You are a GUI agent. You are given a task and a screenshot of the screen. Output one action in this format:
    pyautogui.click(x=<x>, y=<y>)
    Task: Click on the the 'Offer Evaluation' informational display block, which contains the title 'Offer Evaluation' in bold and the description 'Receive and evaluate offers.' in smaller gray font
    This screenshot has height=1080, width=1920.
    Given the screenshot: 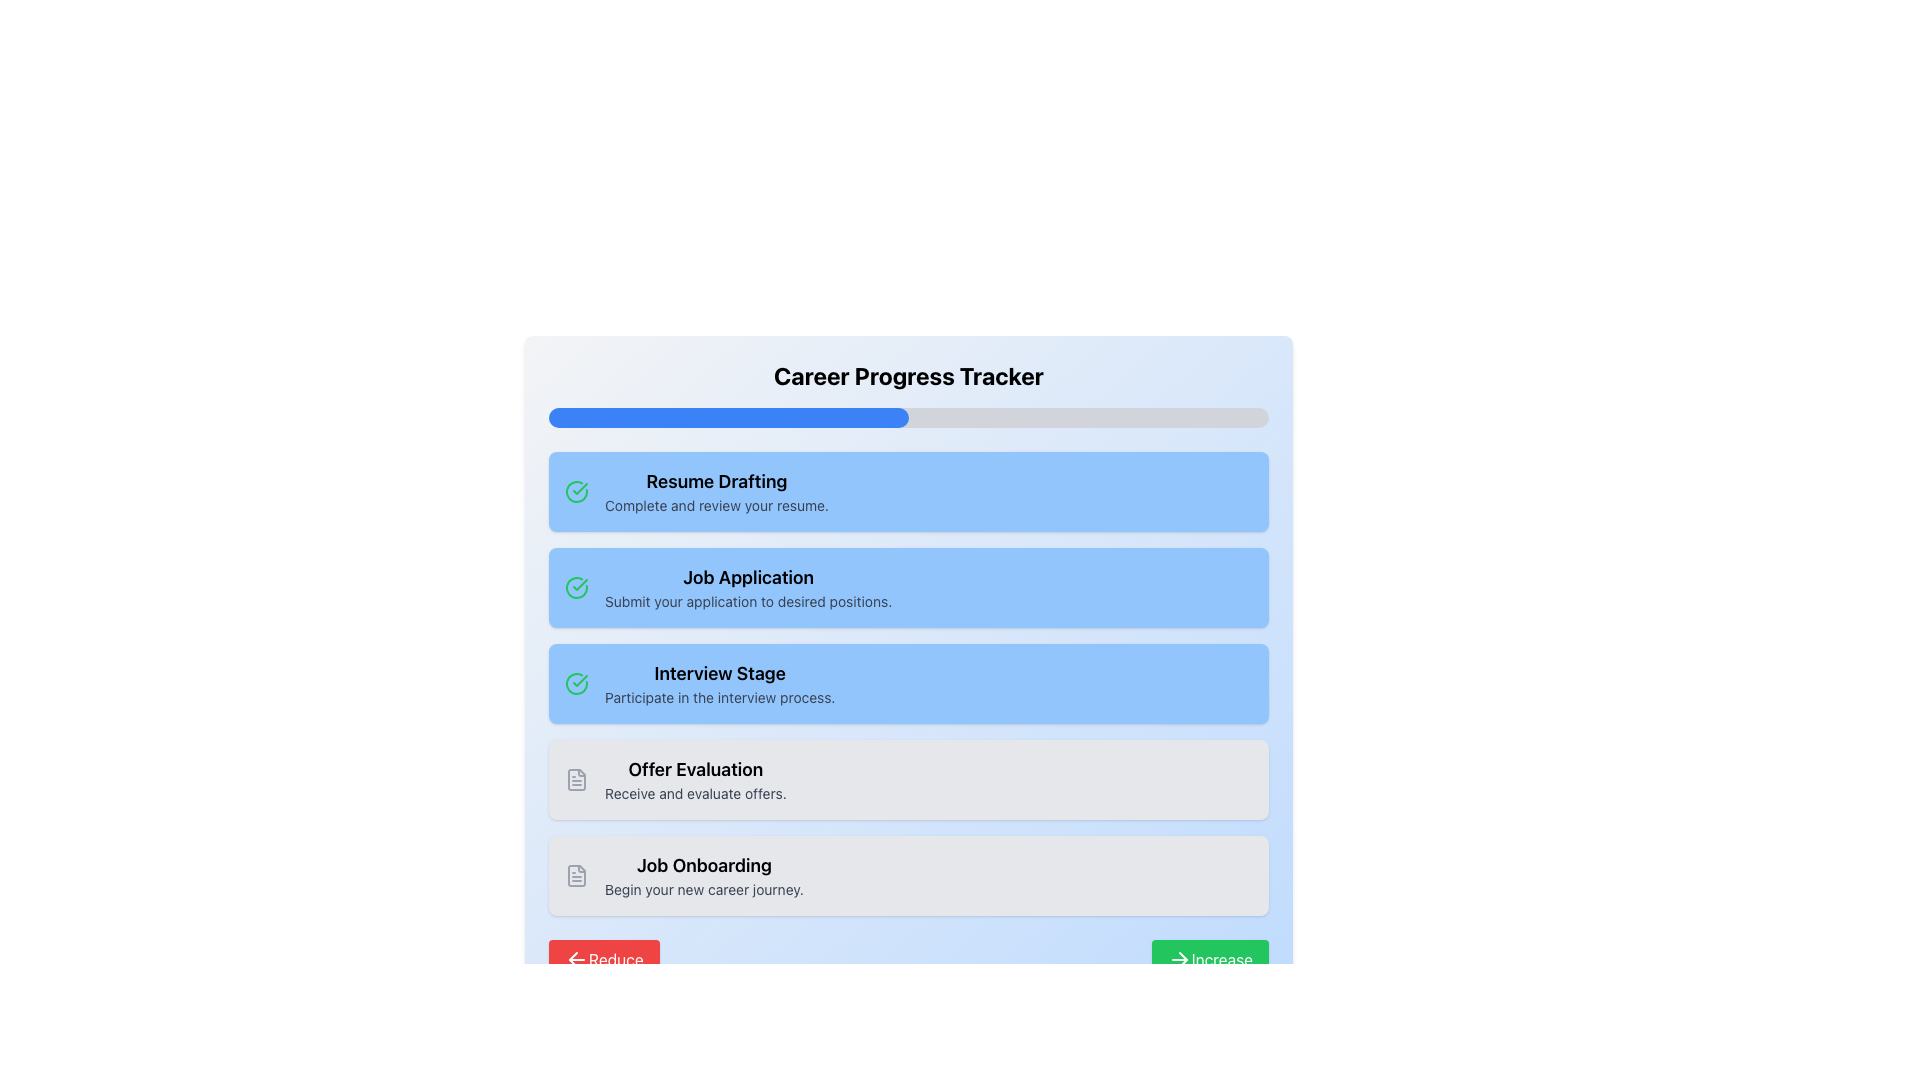 What is the action you would take?
    pyautogui.click(x=695, y=778)
    